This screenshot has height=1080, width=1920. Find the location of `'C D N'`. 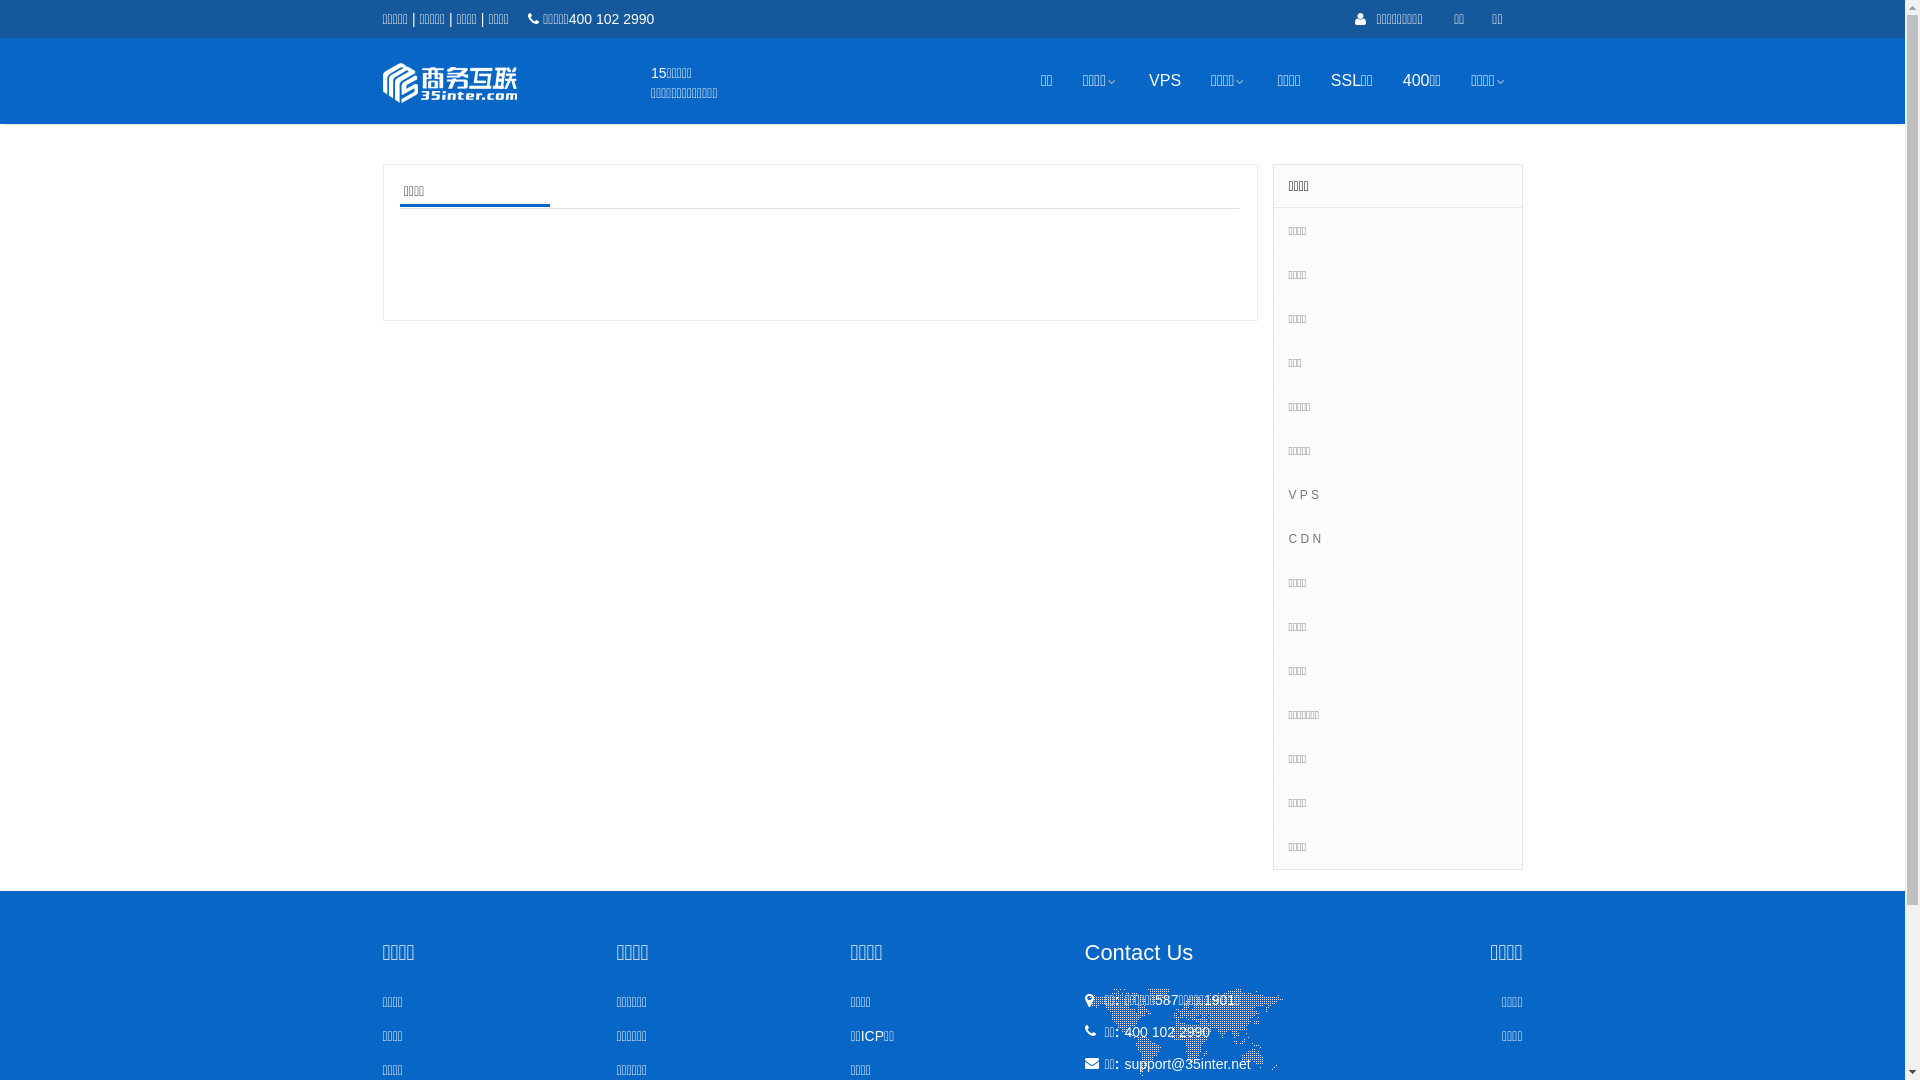

'C D N' is located at coordinates (1287, 538).